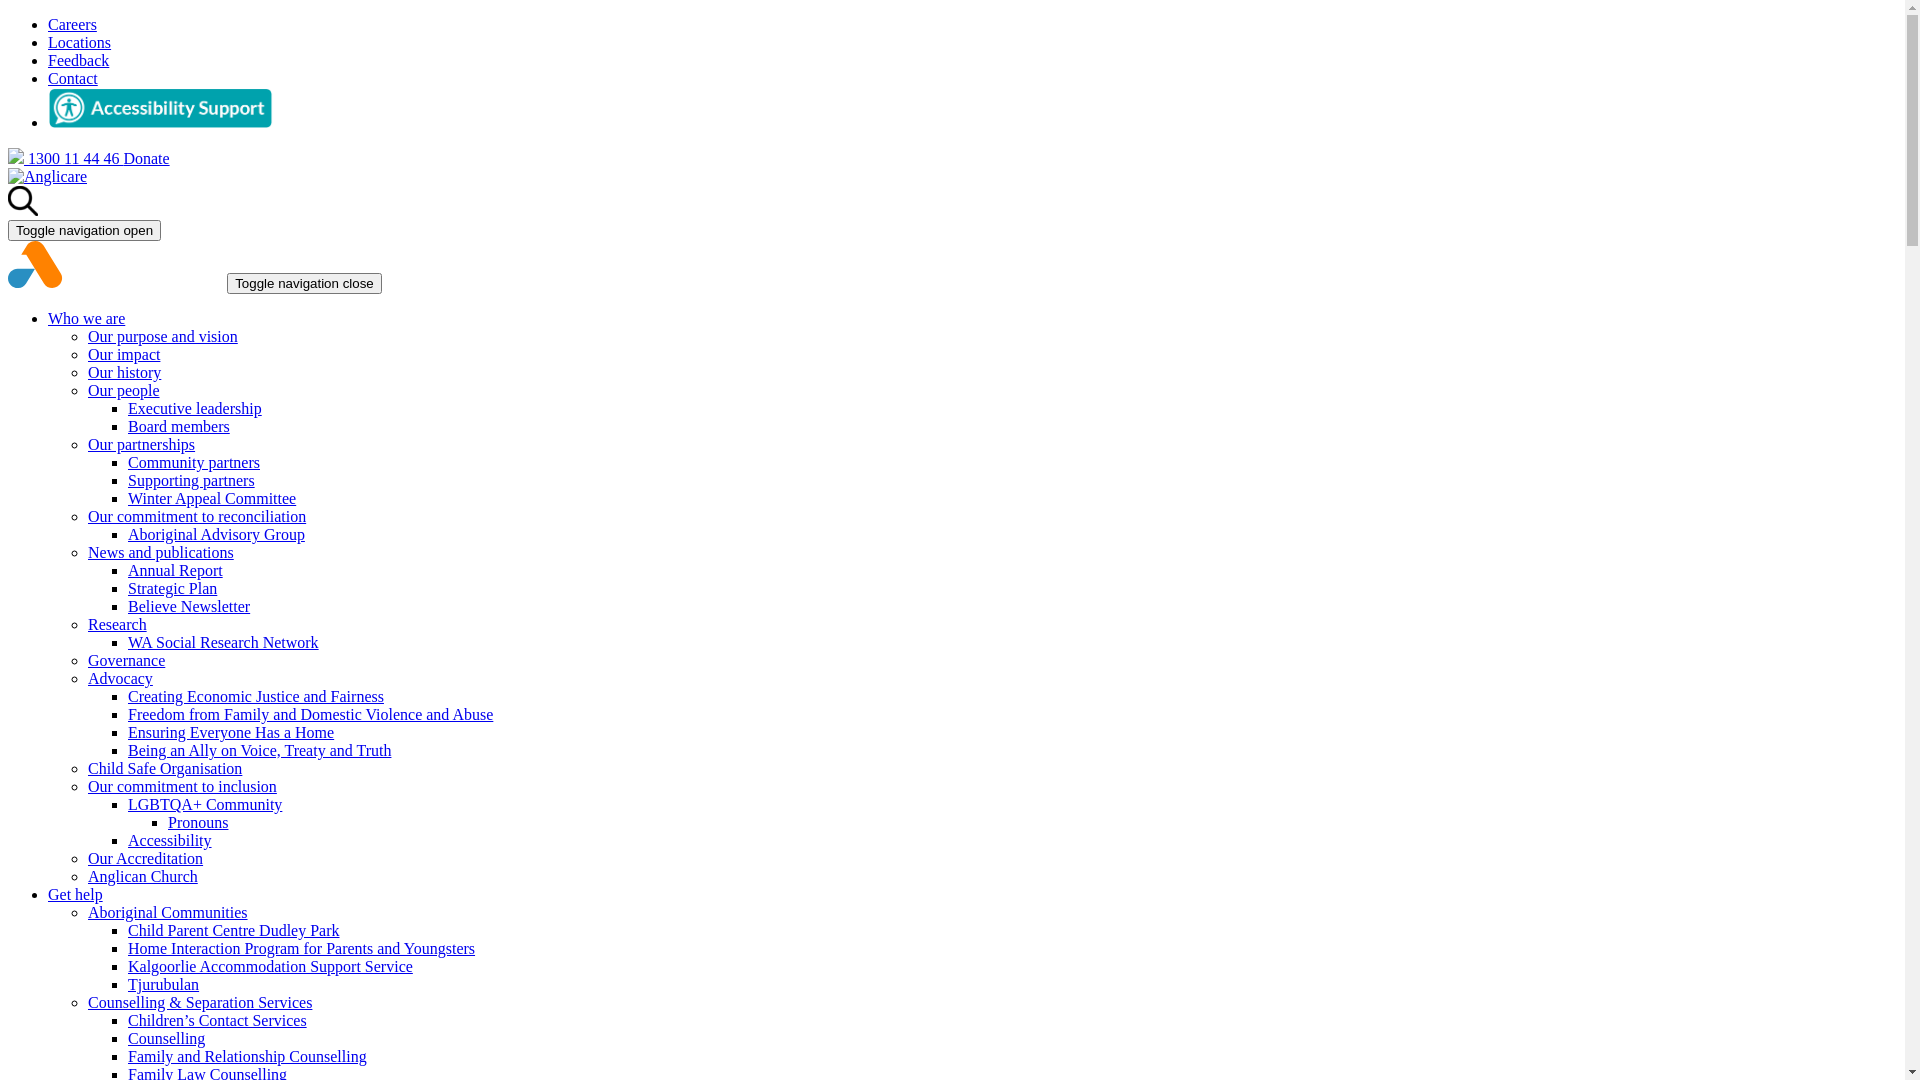 The height and width of the screenshot is (1080, 1920). Describe the element at coordinates (195, 407) in the screenshot. I see `'Executive leadership'` at that location.